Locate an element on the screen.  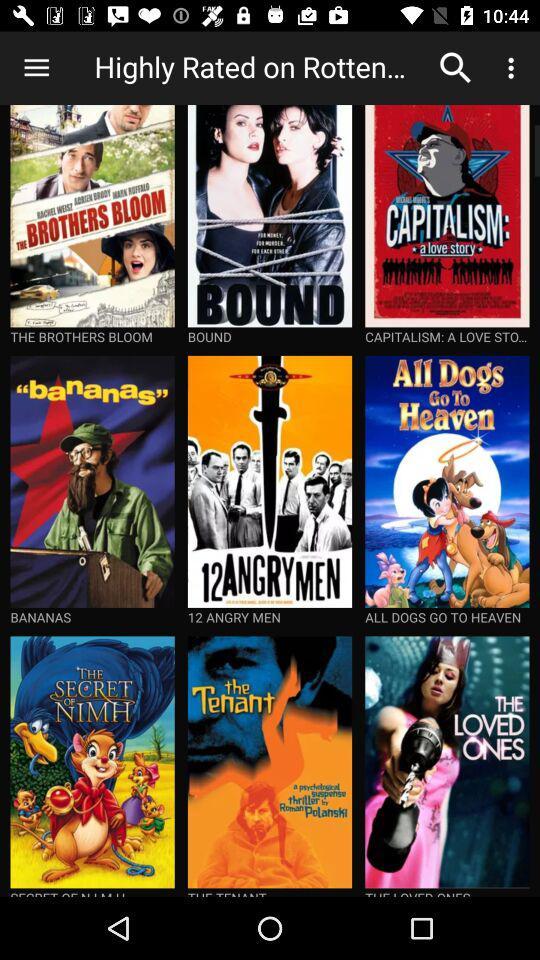
icon next to the highly rated on item is located at coordinates (36, 68).